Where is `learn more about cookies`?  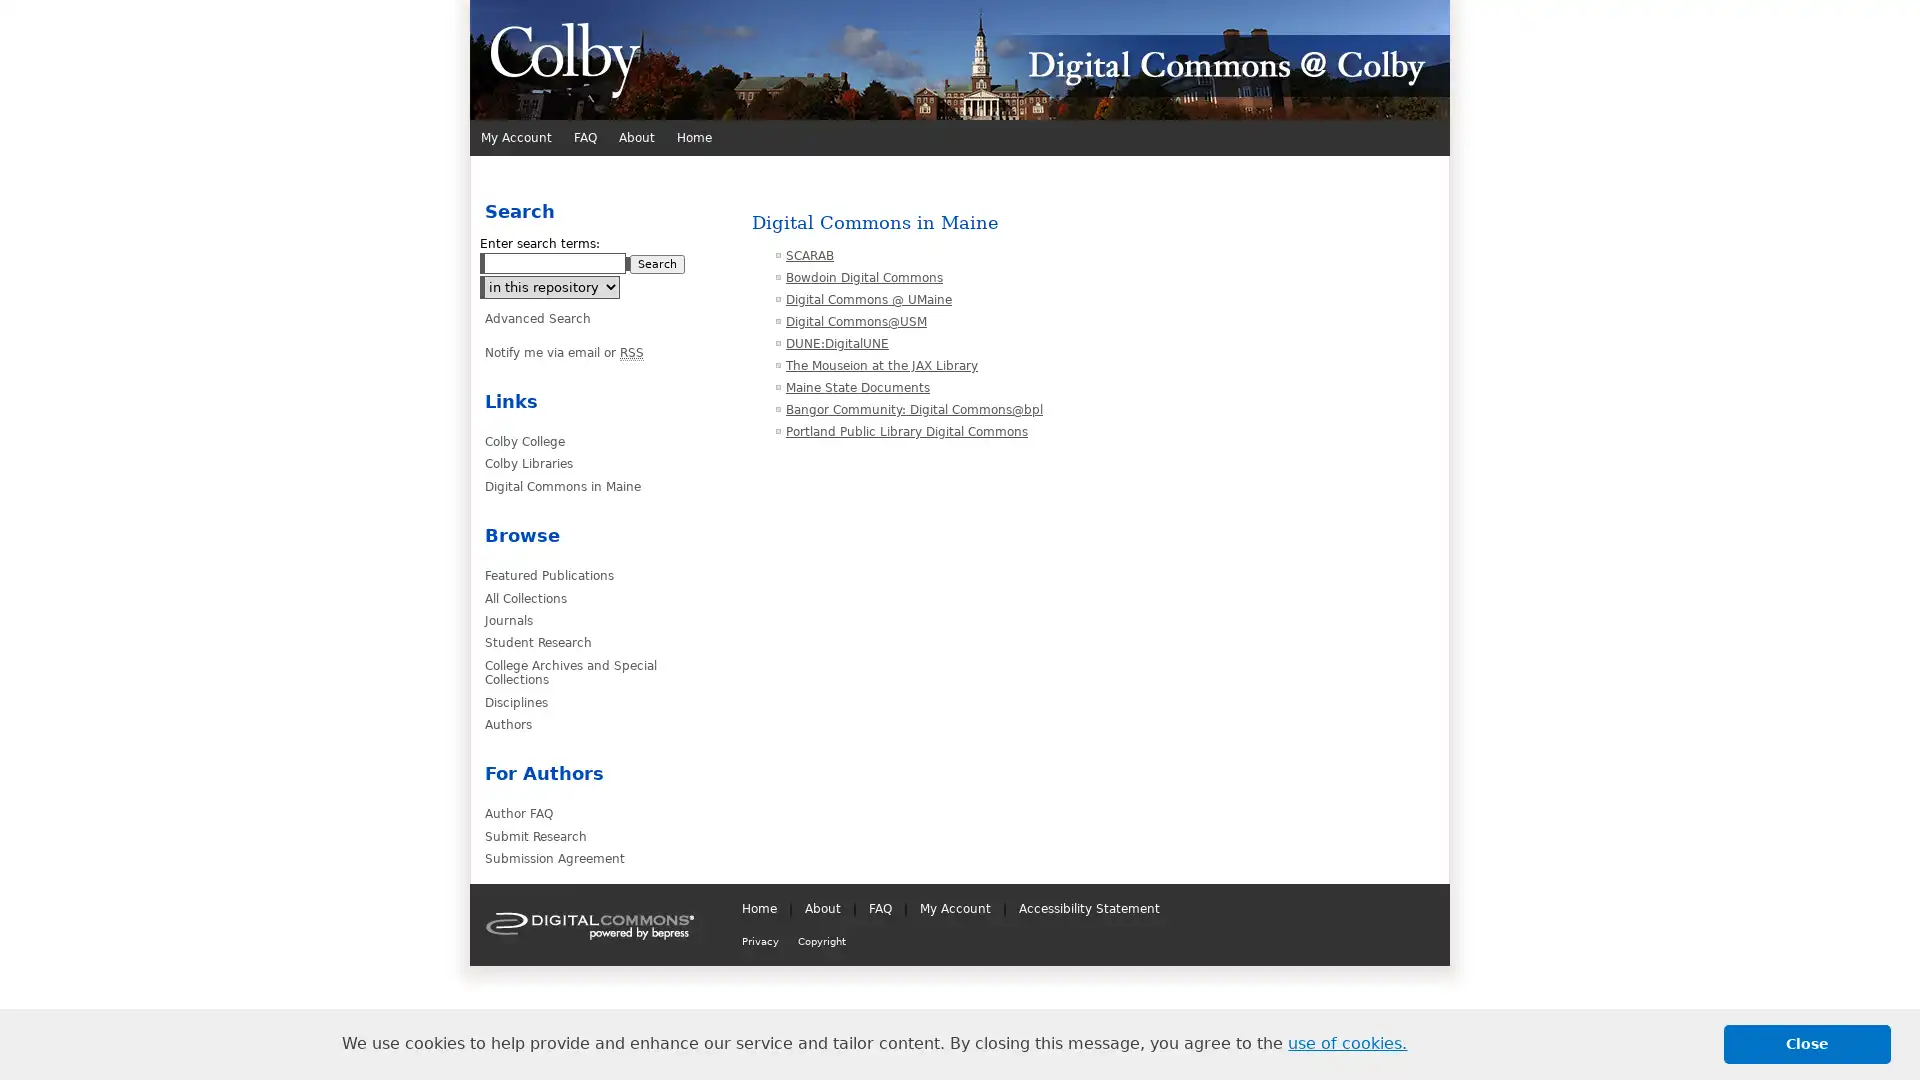 learn more about cookies is located at coordinates (1347, 1043).